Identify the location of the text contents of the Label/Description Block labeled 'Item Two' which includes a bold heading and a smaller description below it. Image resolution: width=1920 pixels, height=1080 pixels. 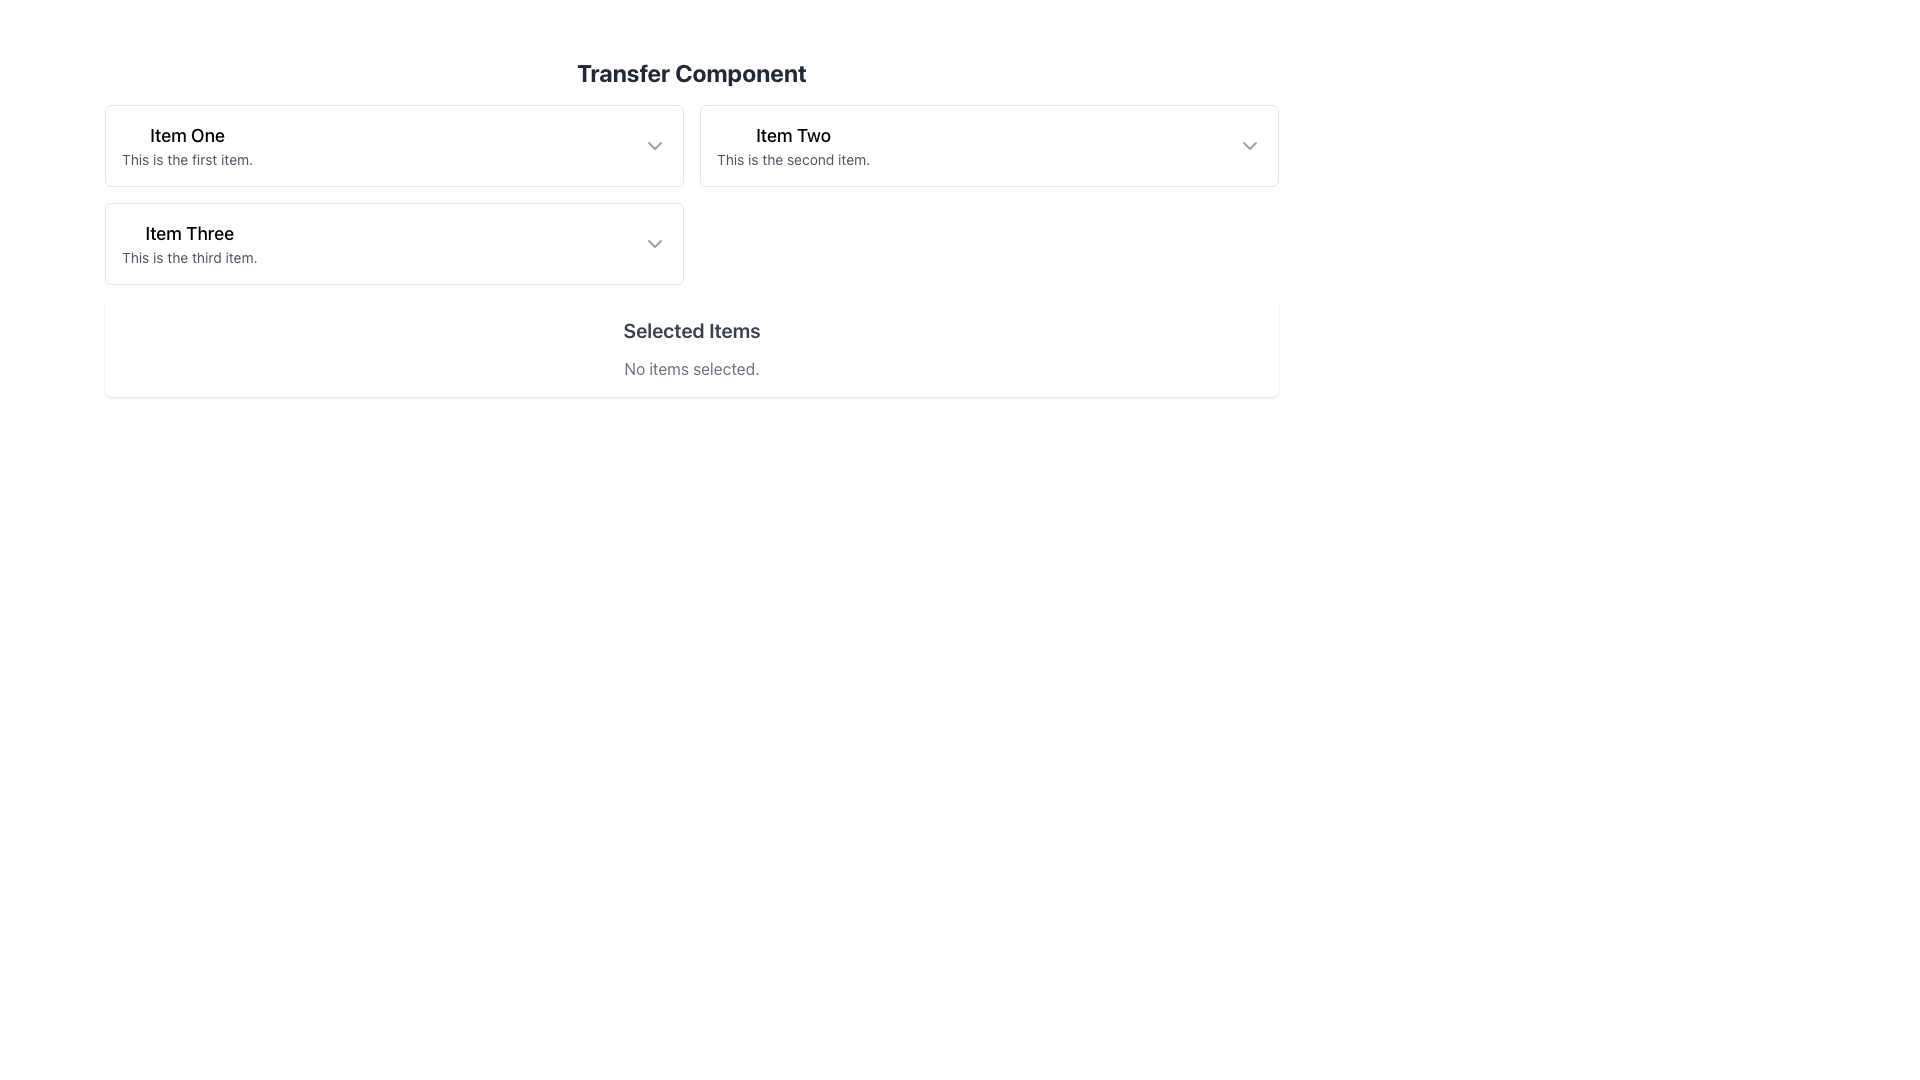
(792, 145).